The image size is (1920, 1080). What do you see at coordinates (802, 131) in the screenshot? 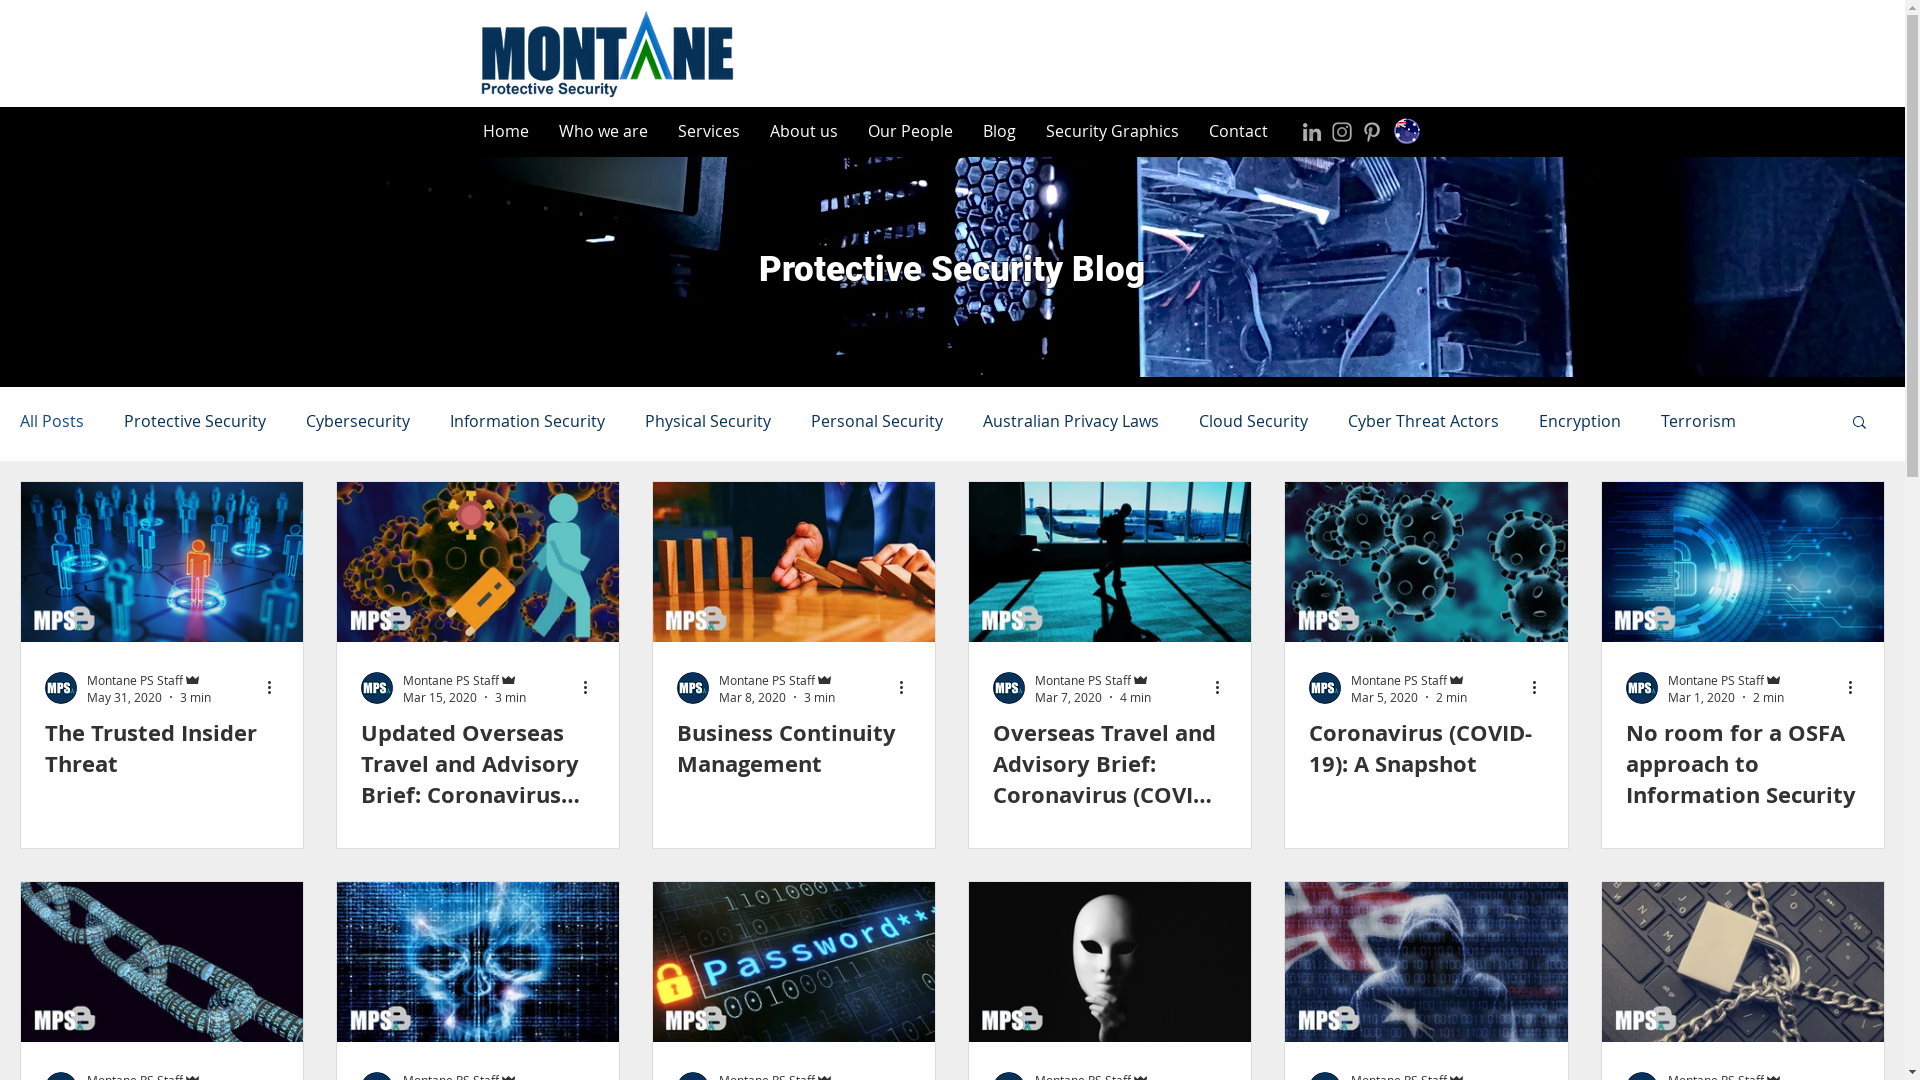
I see `'About us'` at bounding box center [802, 131].